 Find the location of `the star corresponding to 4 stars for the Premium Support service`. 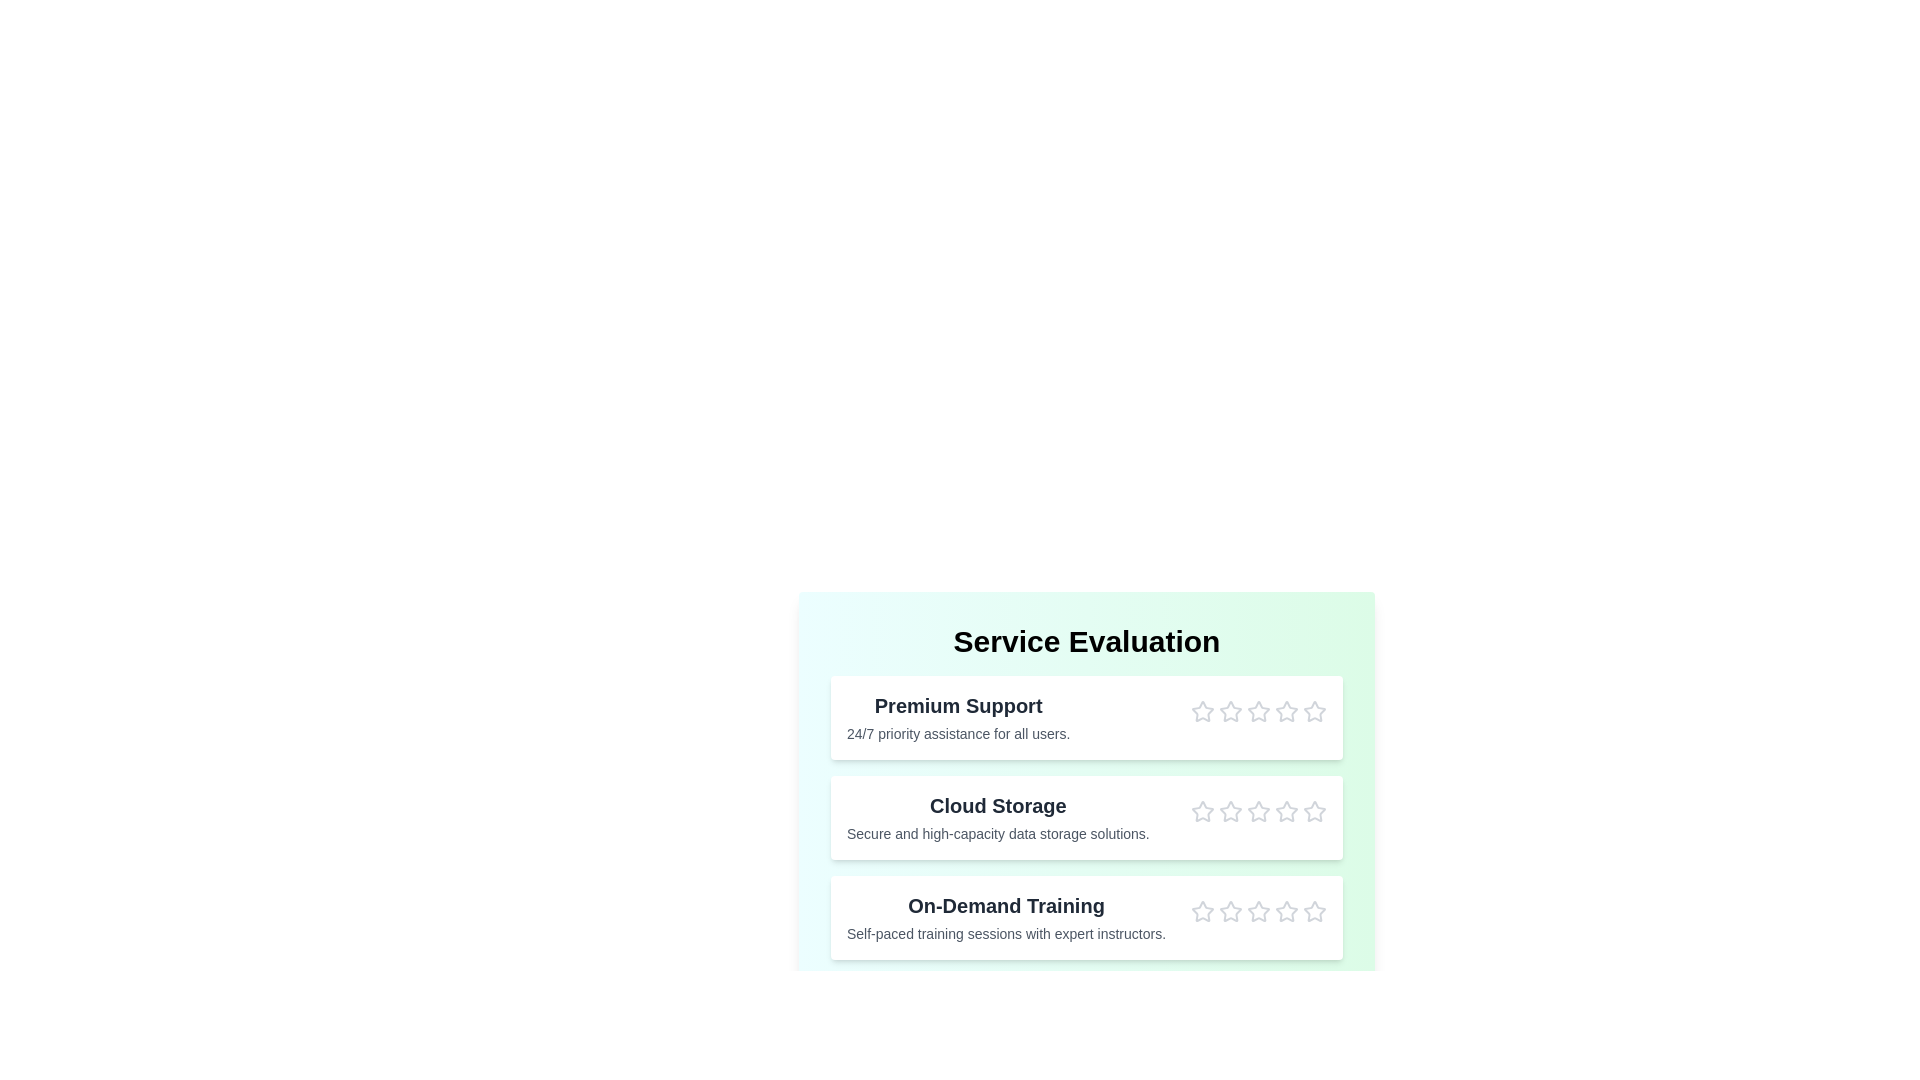

the star corresponding to 4 stars for the Premium Support service is located at coordinates (1286, 711).